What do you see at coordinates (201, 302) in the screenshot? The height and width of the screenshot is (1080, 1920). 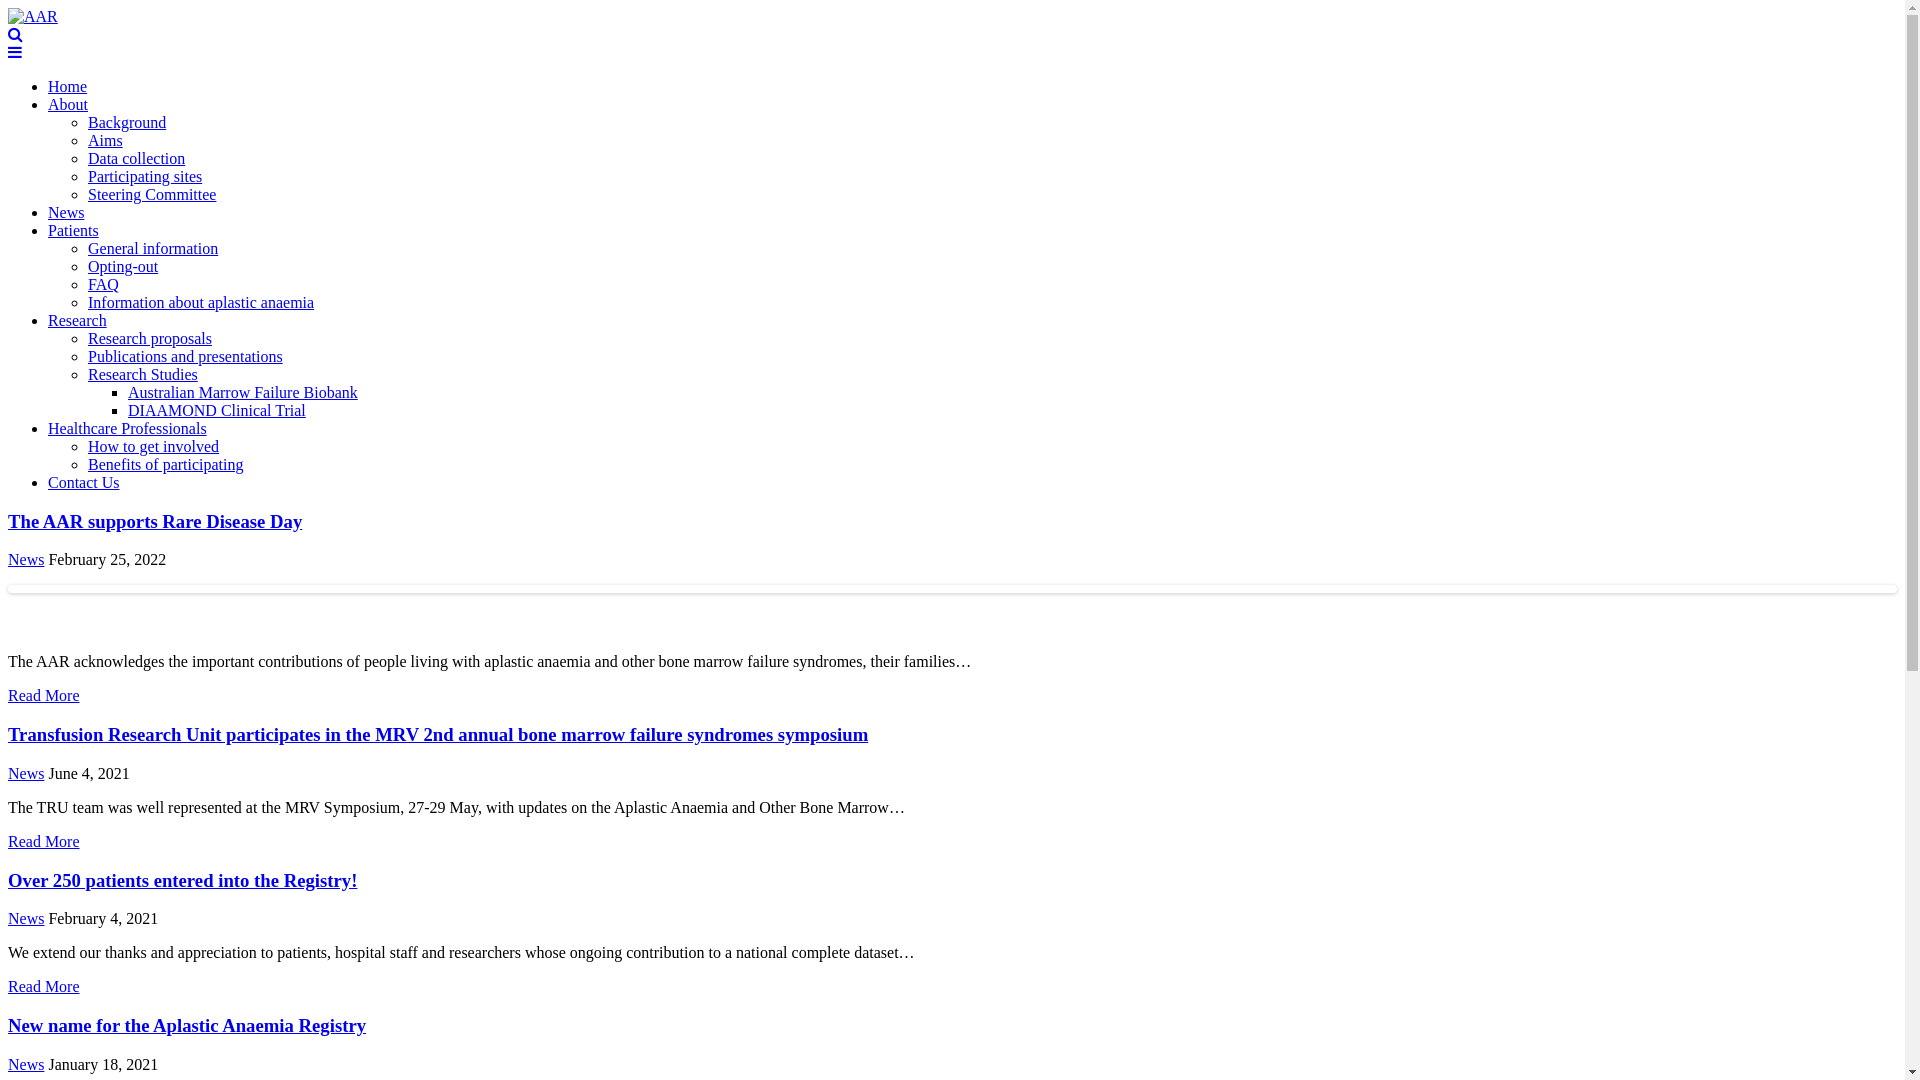 I see `'Information about aplastic anaemia'` at bounding box center [201, 302].